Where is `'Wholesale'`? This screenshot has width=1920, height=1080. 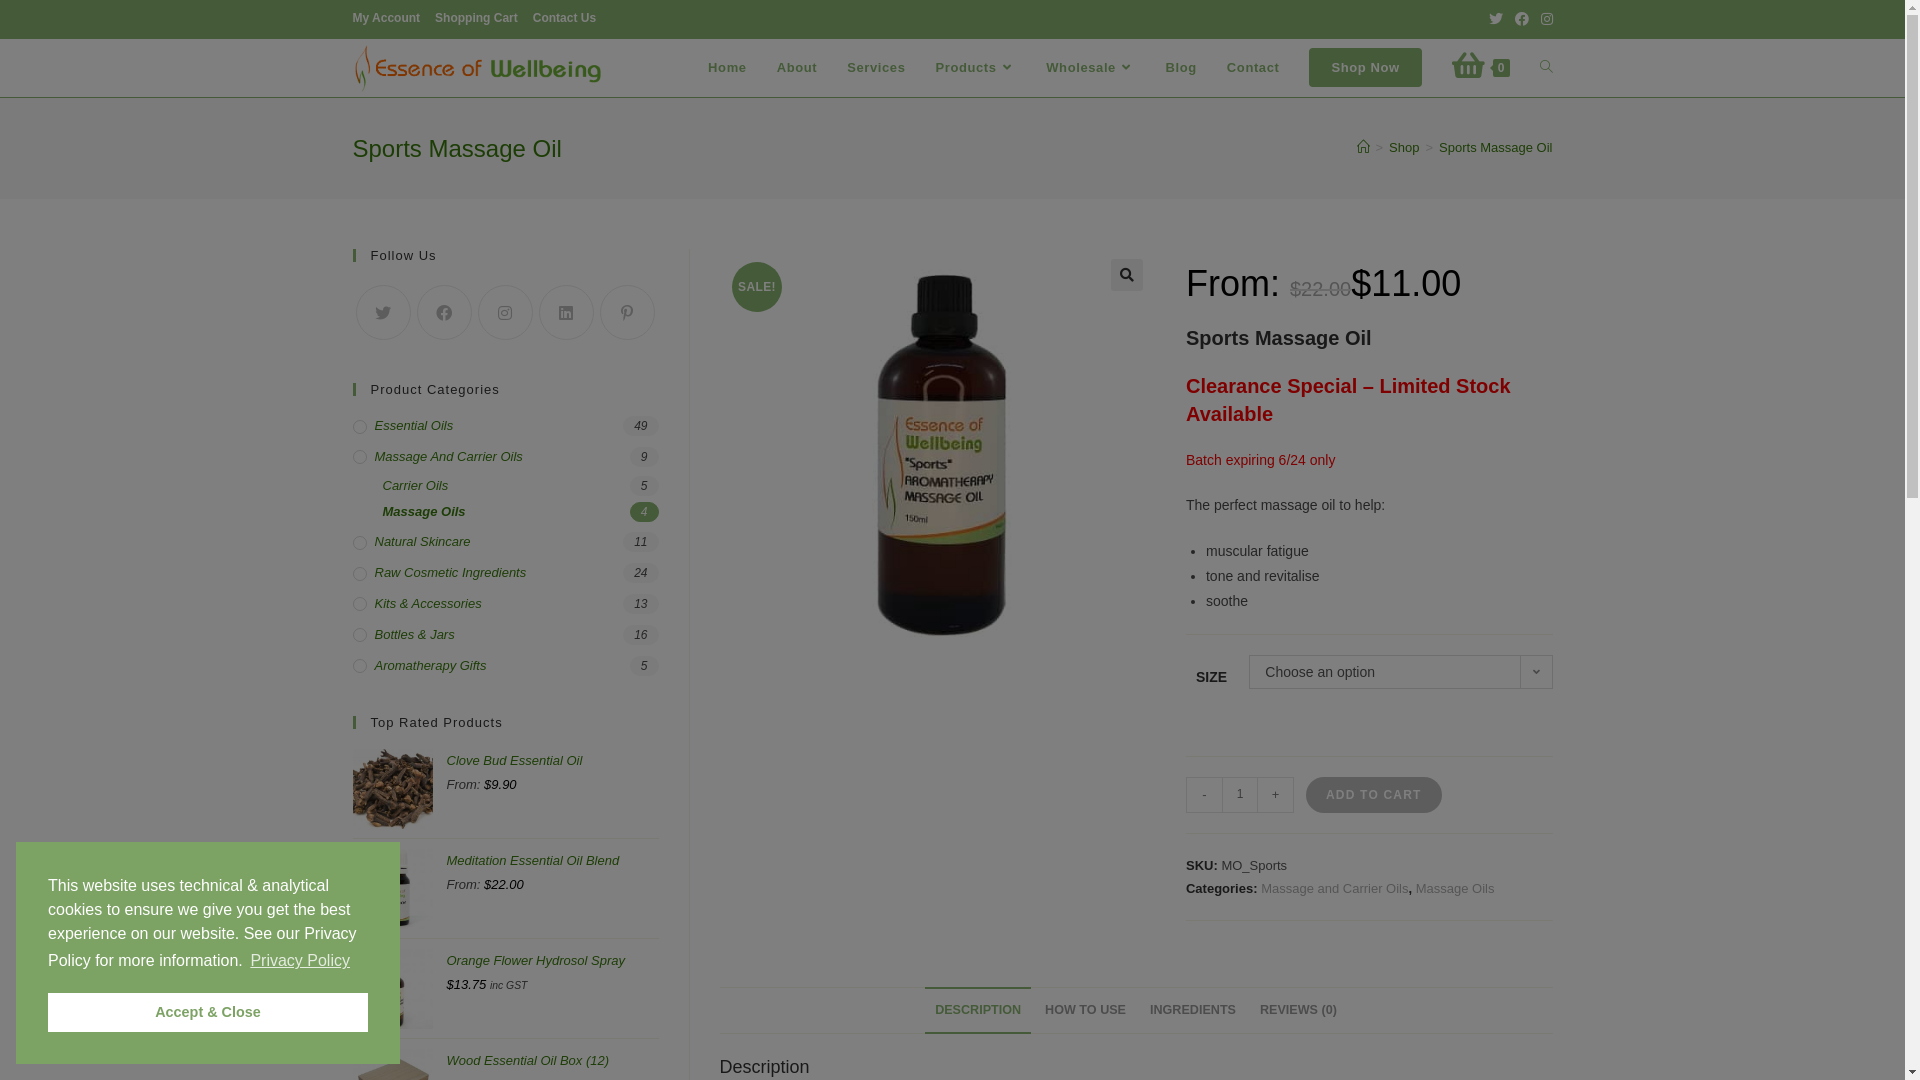 'Wholesale' is located at coordinates (1089, 67).